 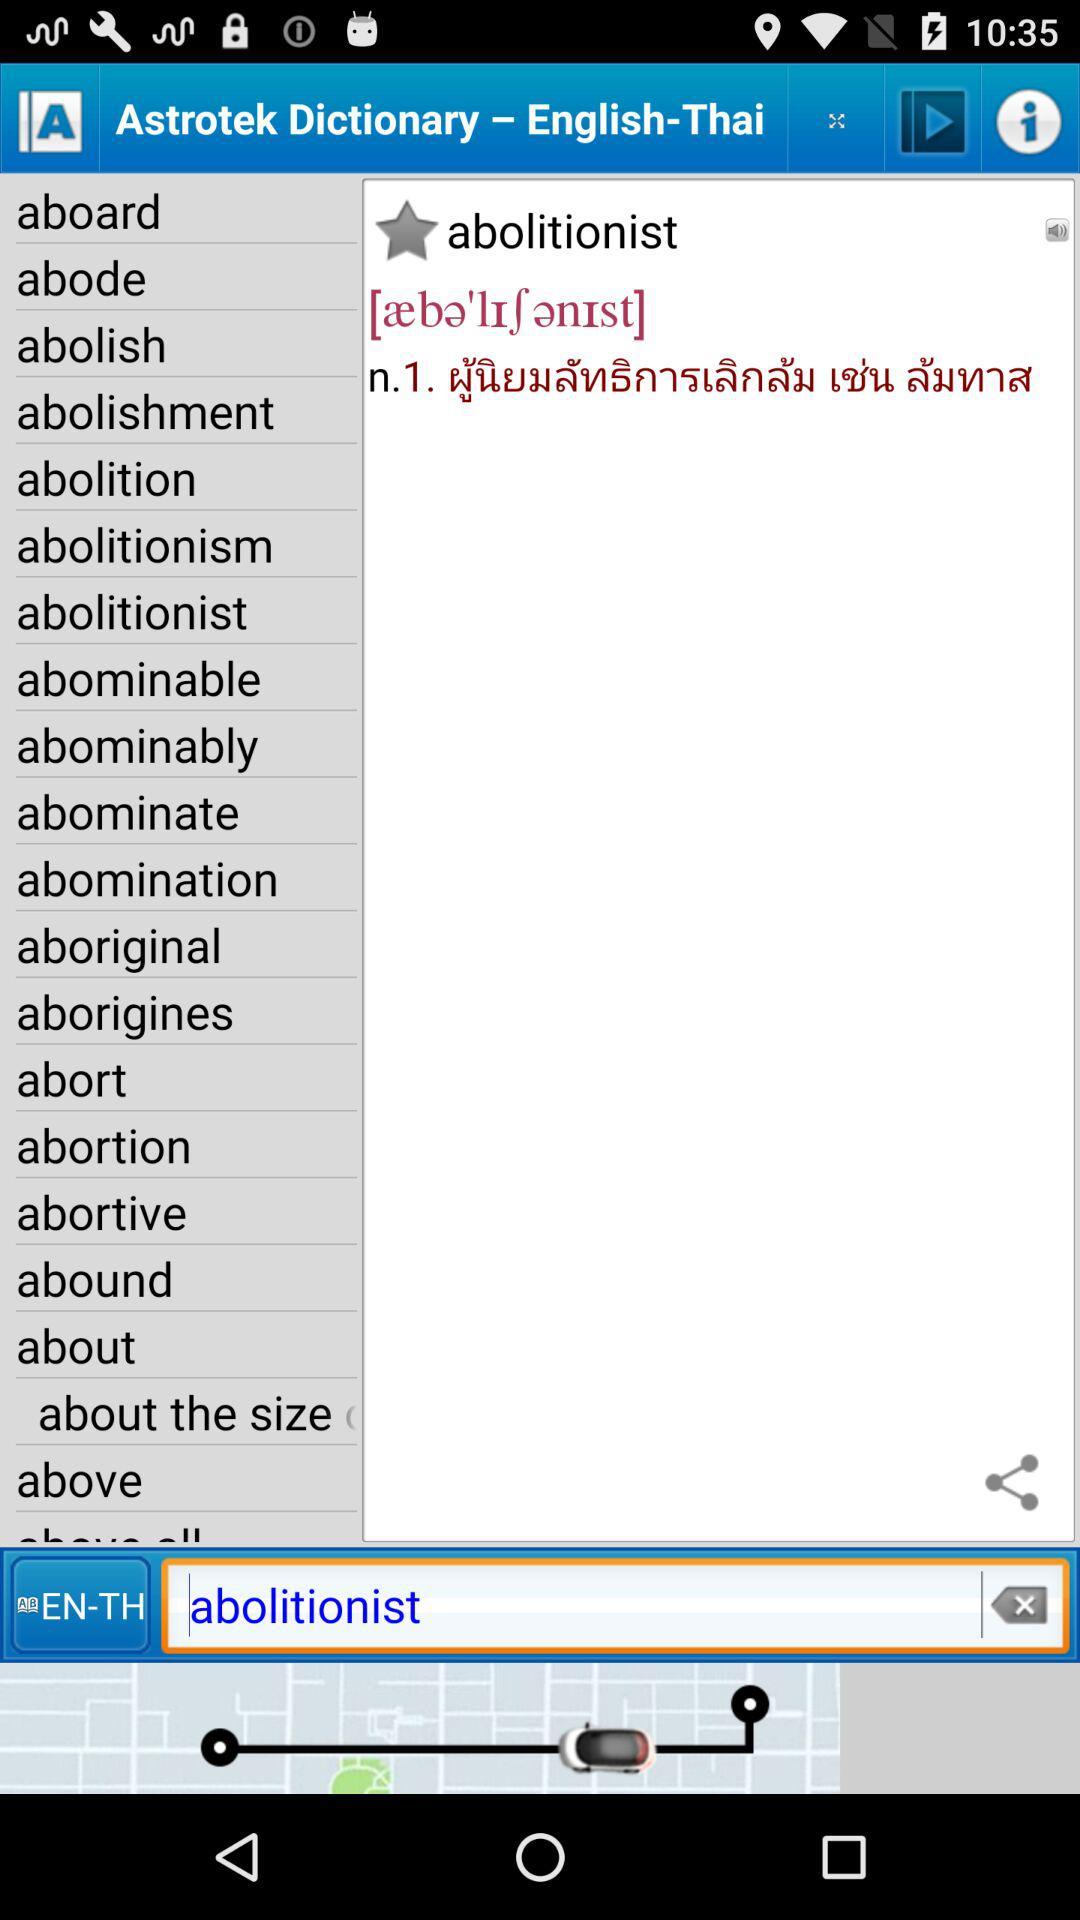 I want to click on read word, so click(x=1056, y=230).